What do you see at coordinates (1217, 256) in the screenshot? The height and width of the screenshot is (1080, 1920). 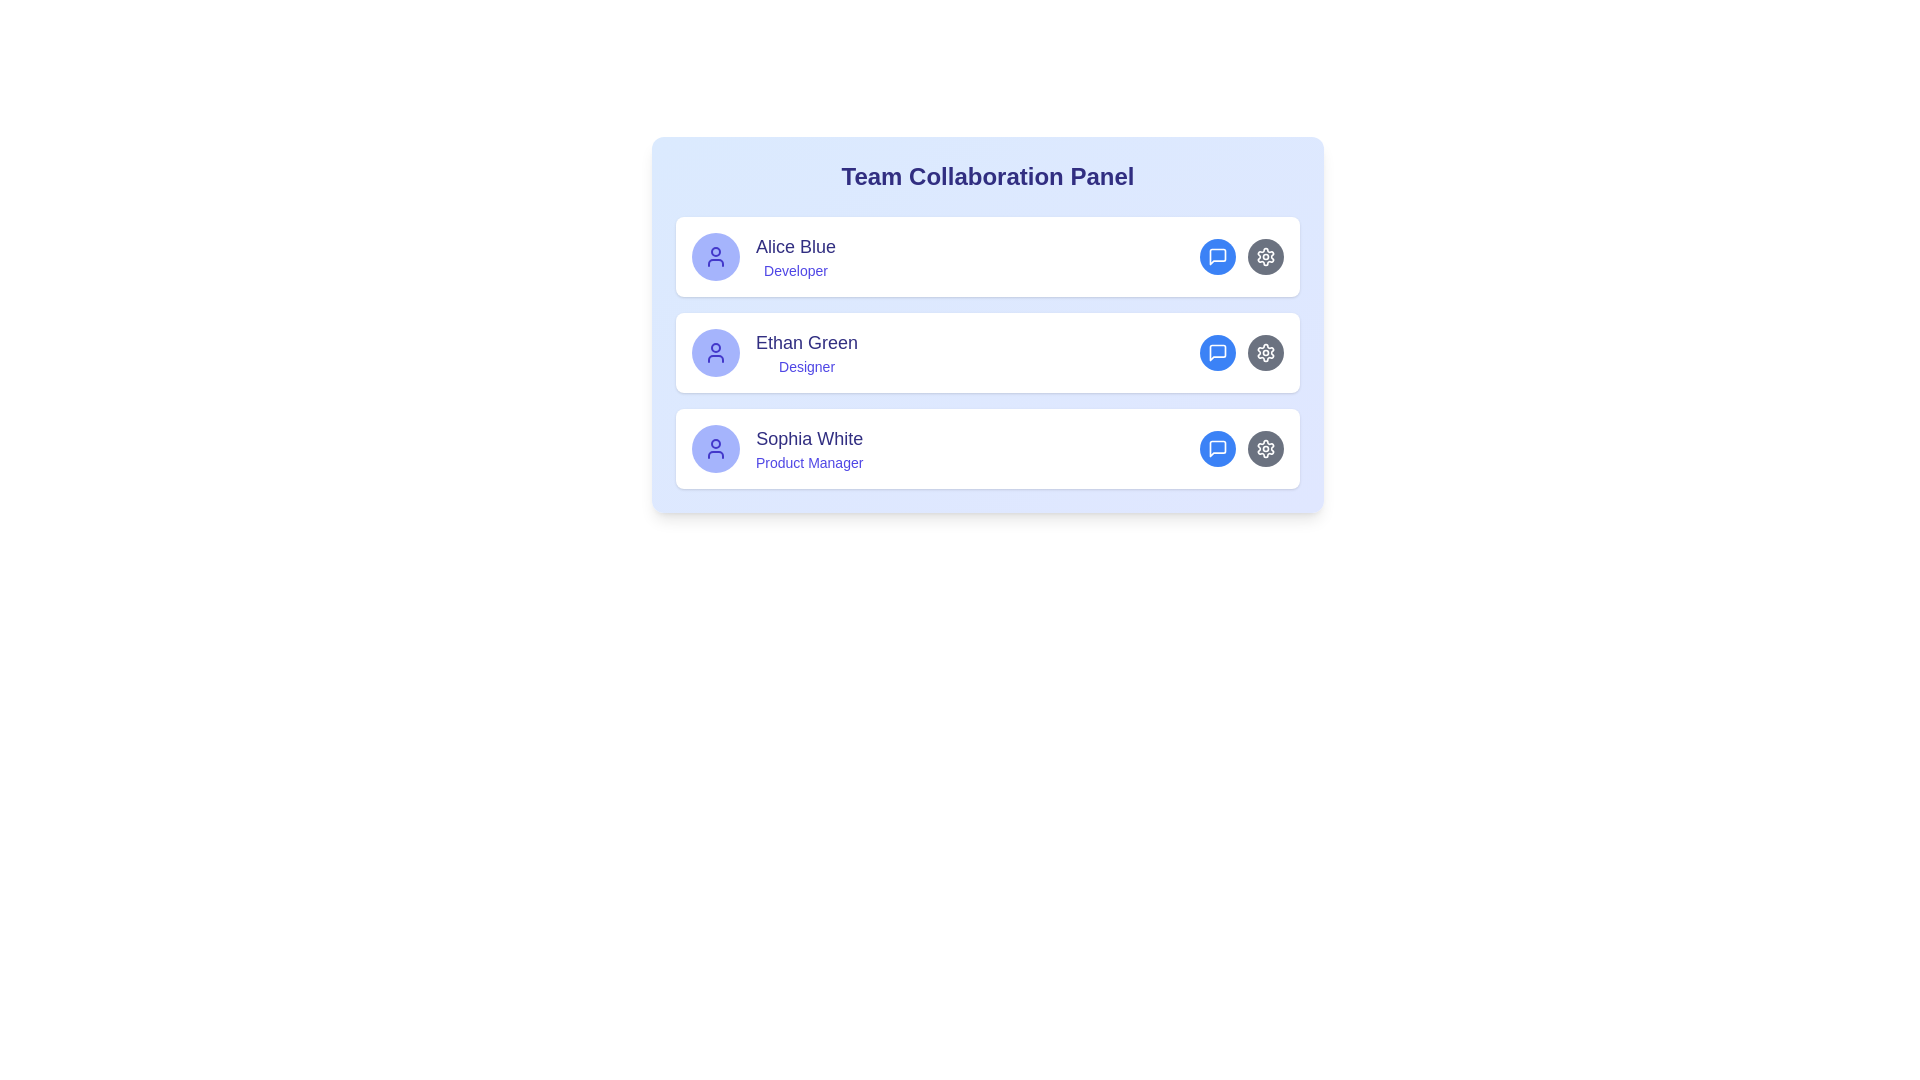 I see `the Icon button located in the topmost row of the user information cards to initiate a chat or message with Alice Blue` at bounding box center [1217, 256].